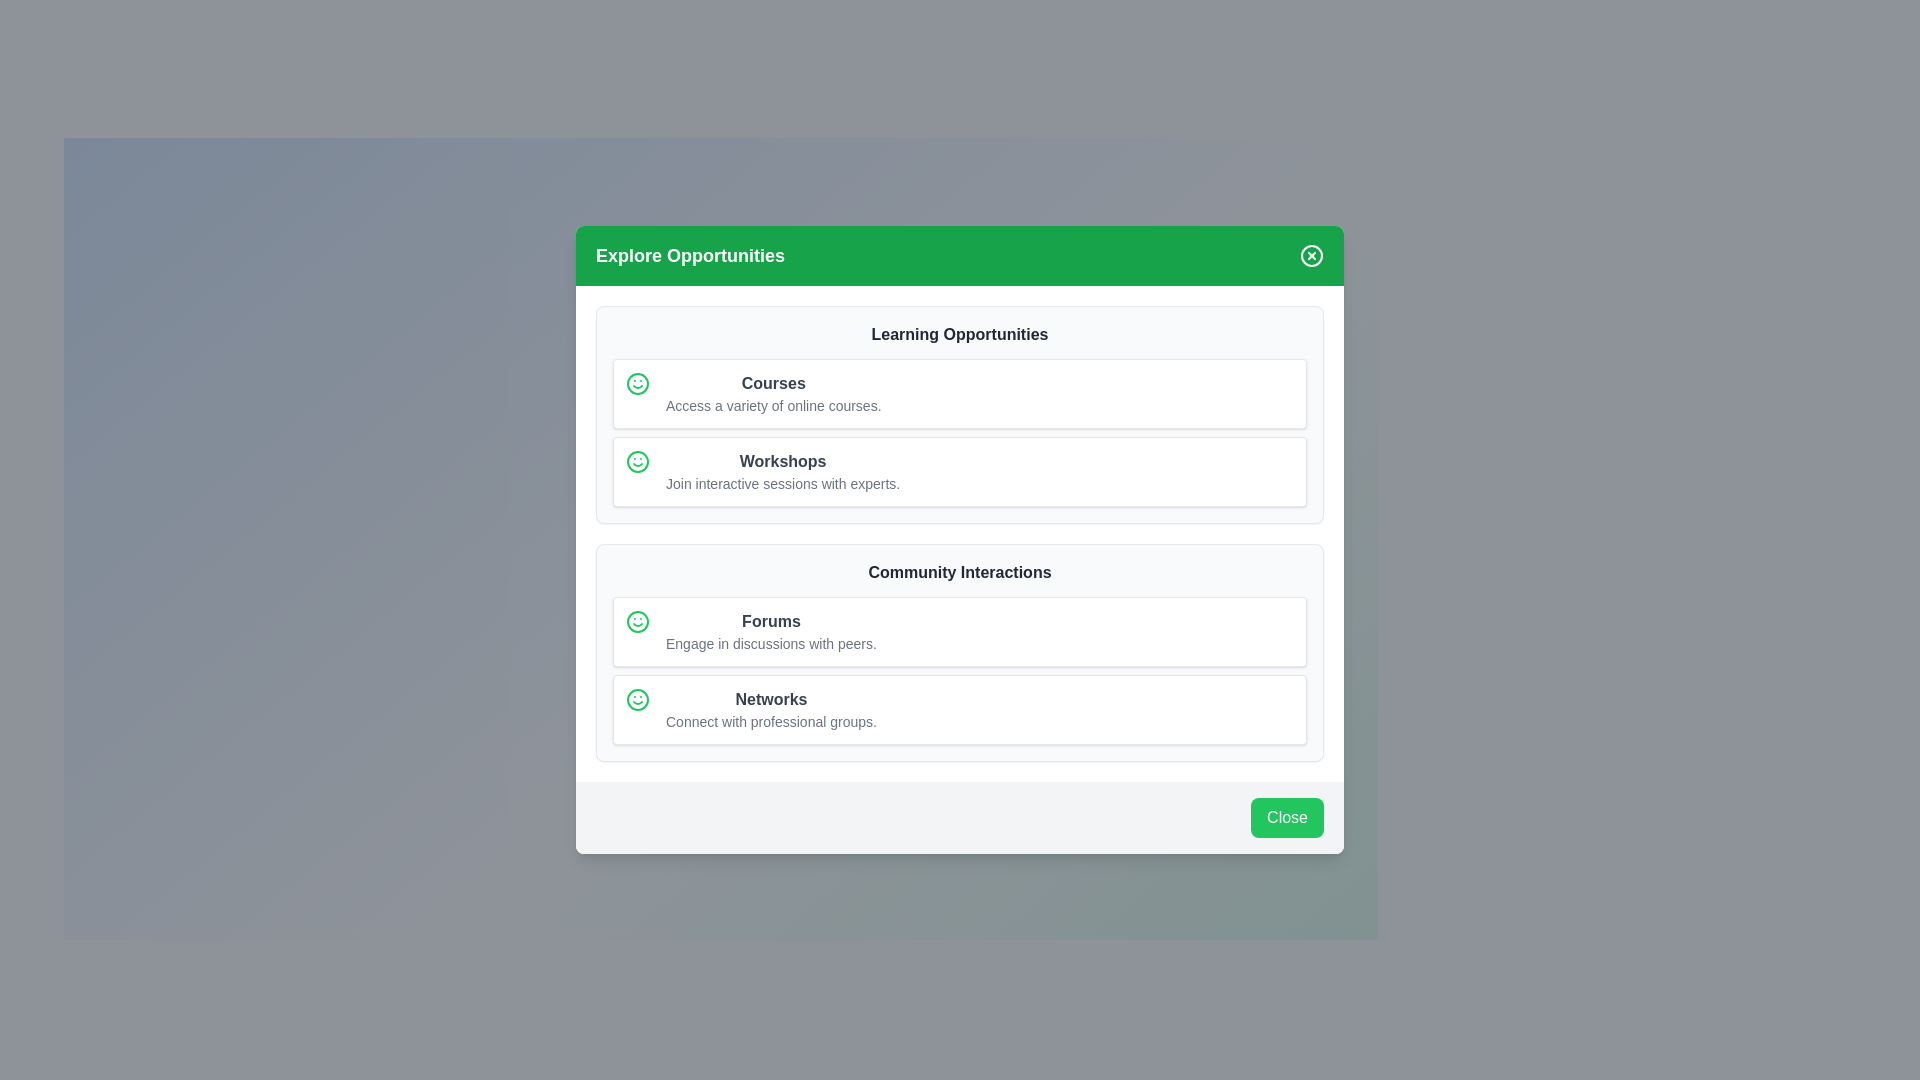 Image resolution: width=1920 pixels, height=1080 pixels. What do you see at coordinates (1287, 817) in the screenshot?
I see `the close button located at the bottom-right corner of the modal` at bounding box center [1287, 817].